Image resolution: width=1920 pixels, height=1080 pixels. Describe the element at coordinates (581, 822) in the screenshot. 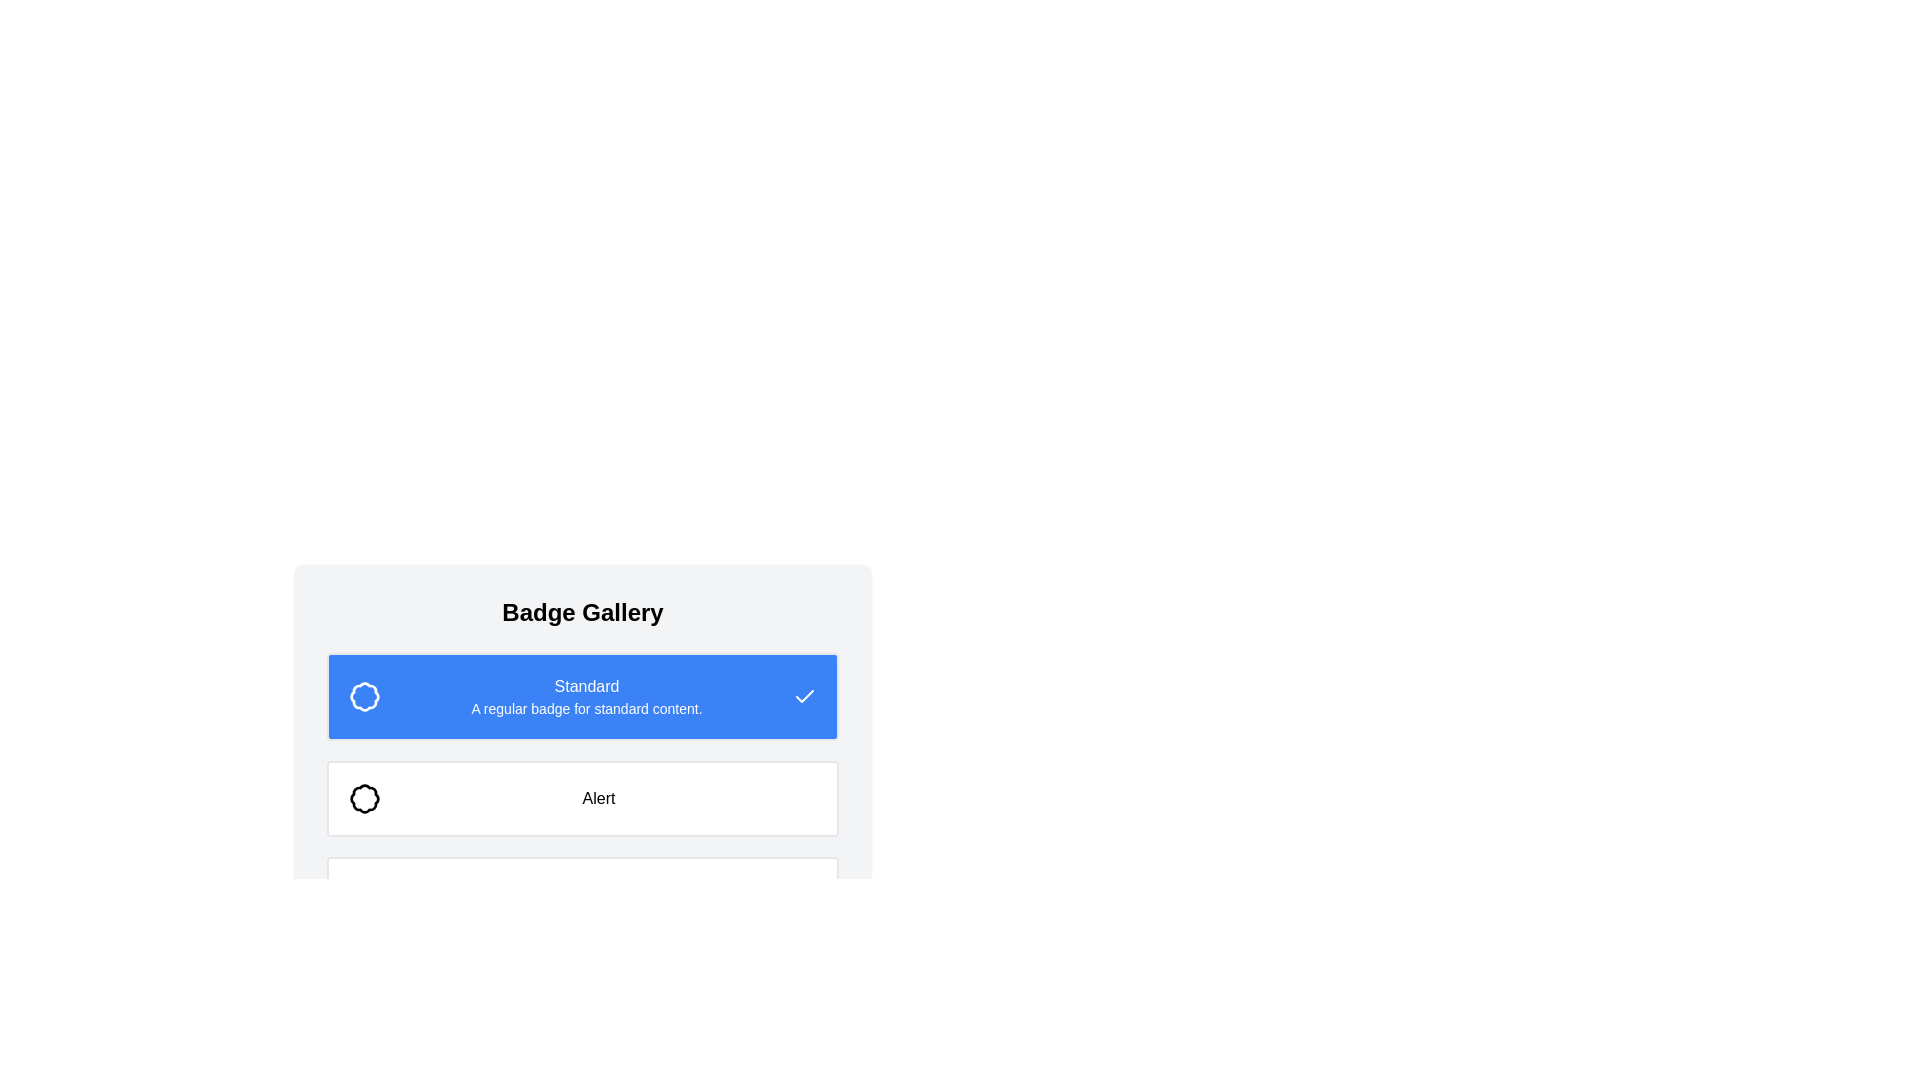

I see `the Informational Section labeled 'Alert', which is the second section below 'Badge Gallery' and above the 'Success' section` at that location.